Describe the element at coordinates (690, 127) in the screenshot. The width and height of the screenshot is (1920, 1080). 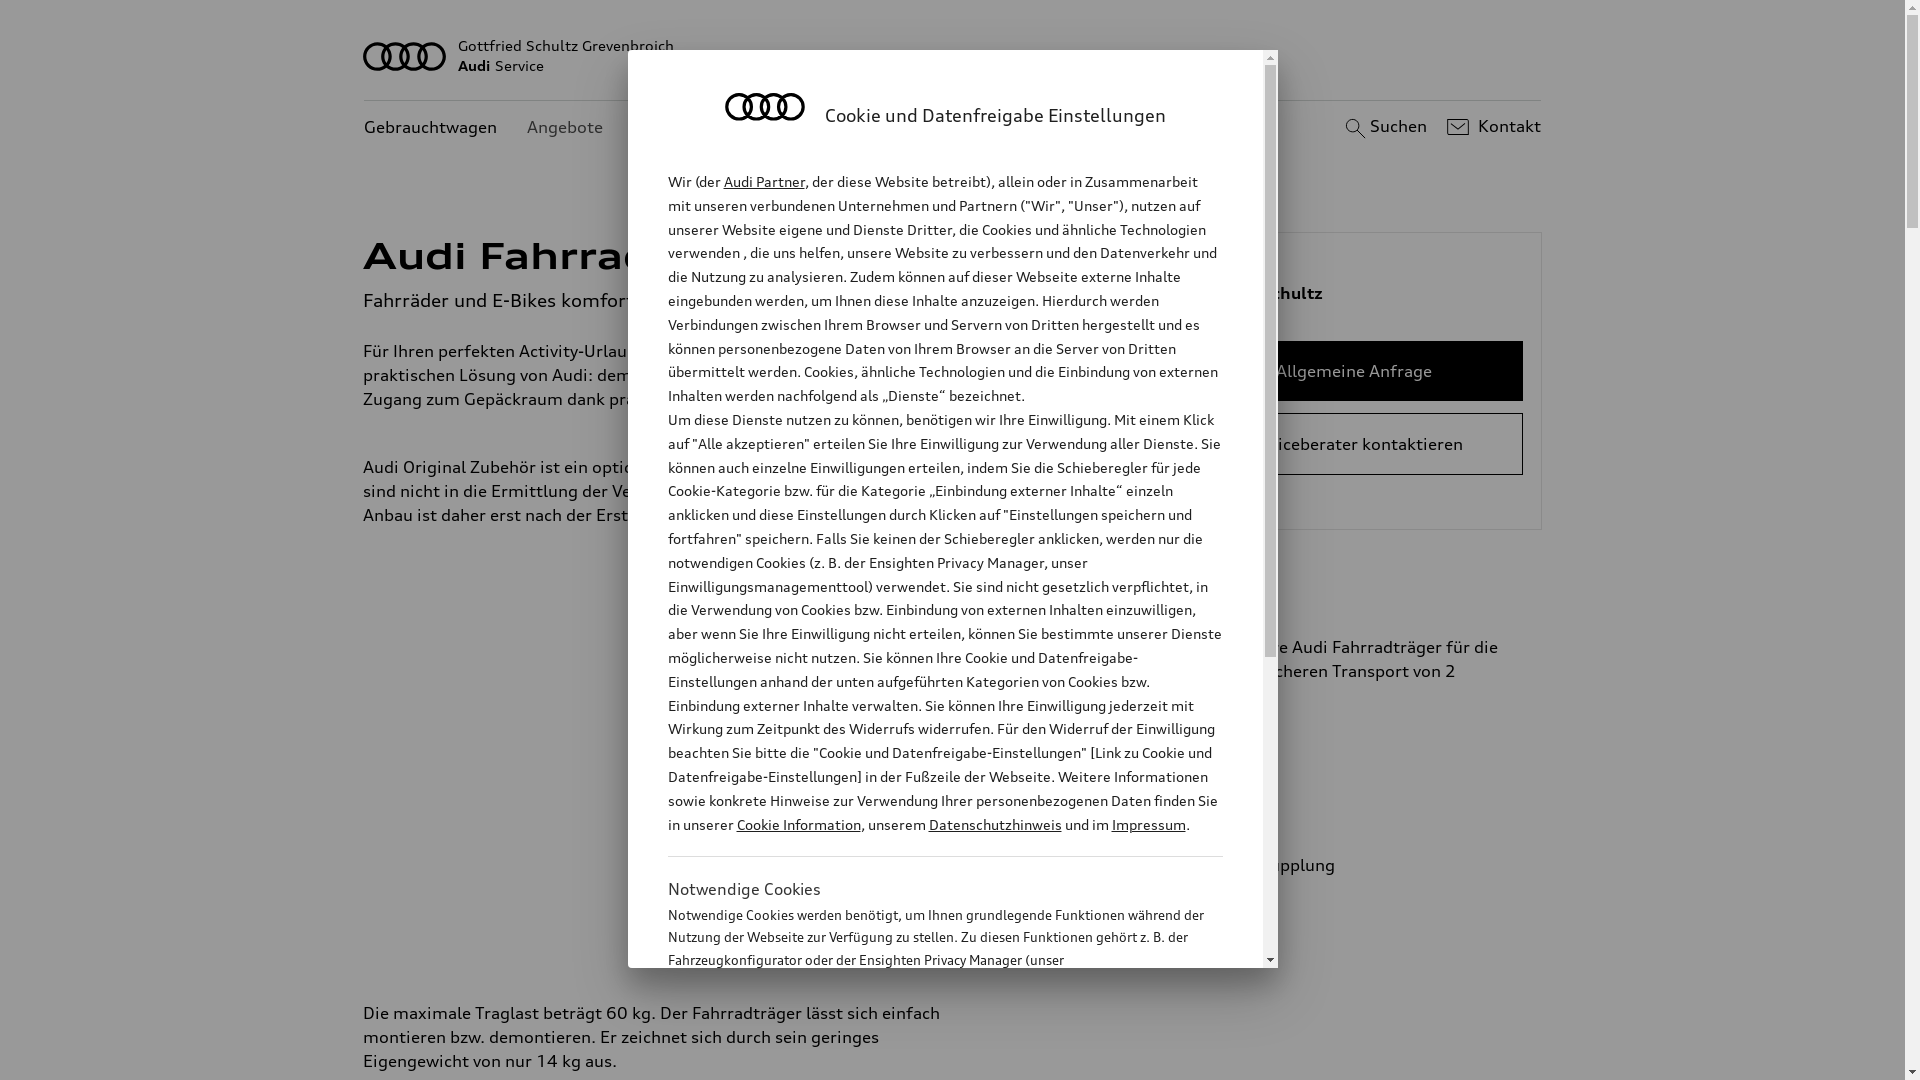
I see `'Kundenservice'` at that location.